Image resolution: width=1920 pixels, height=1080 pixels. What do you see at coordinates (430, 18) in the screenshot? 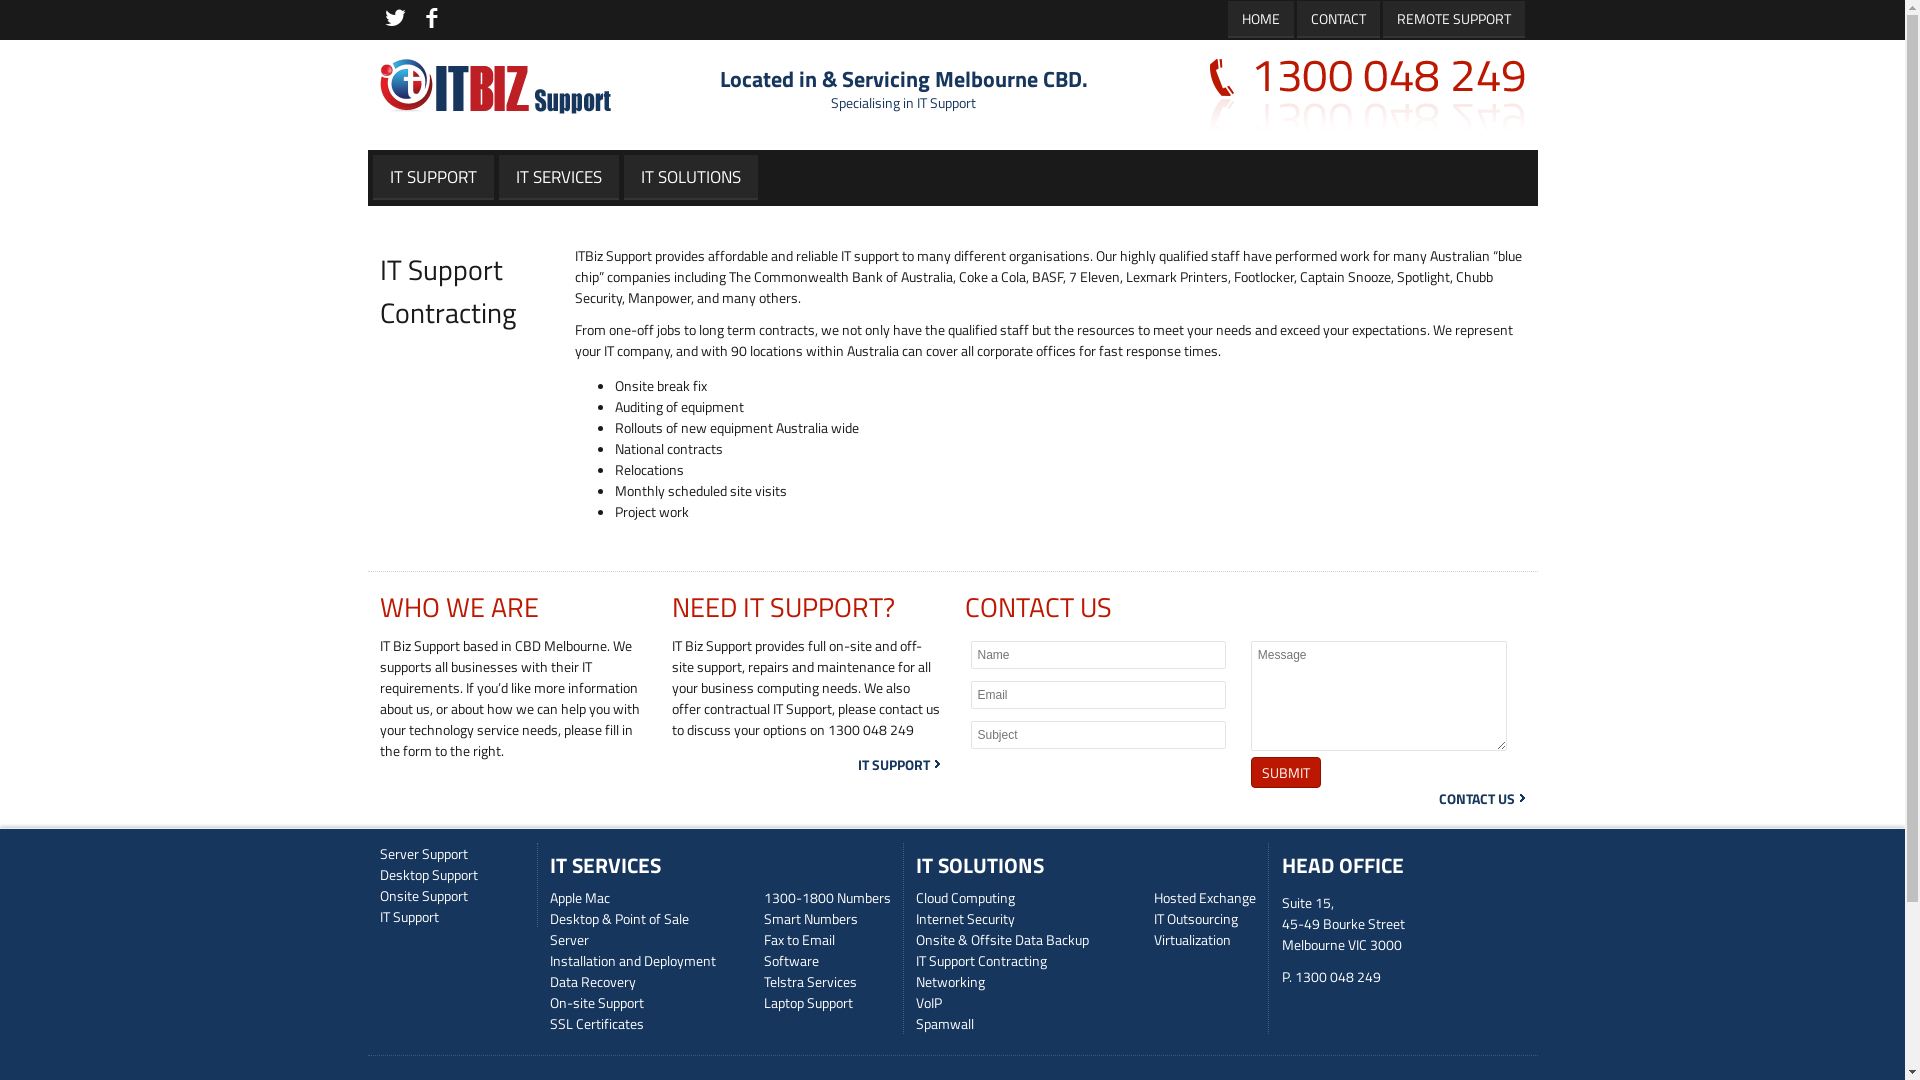
I see `'Follow us on Facebook'` at bounding box center [430, 18].